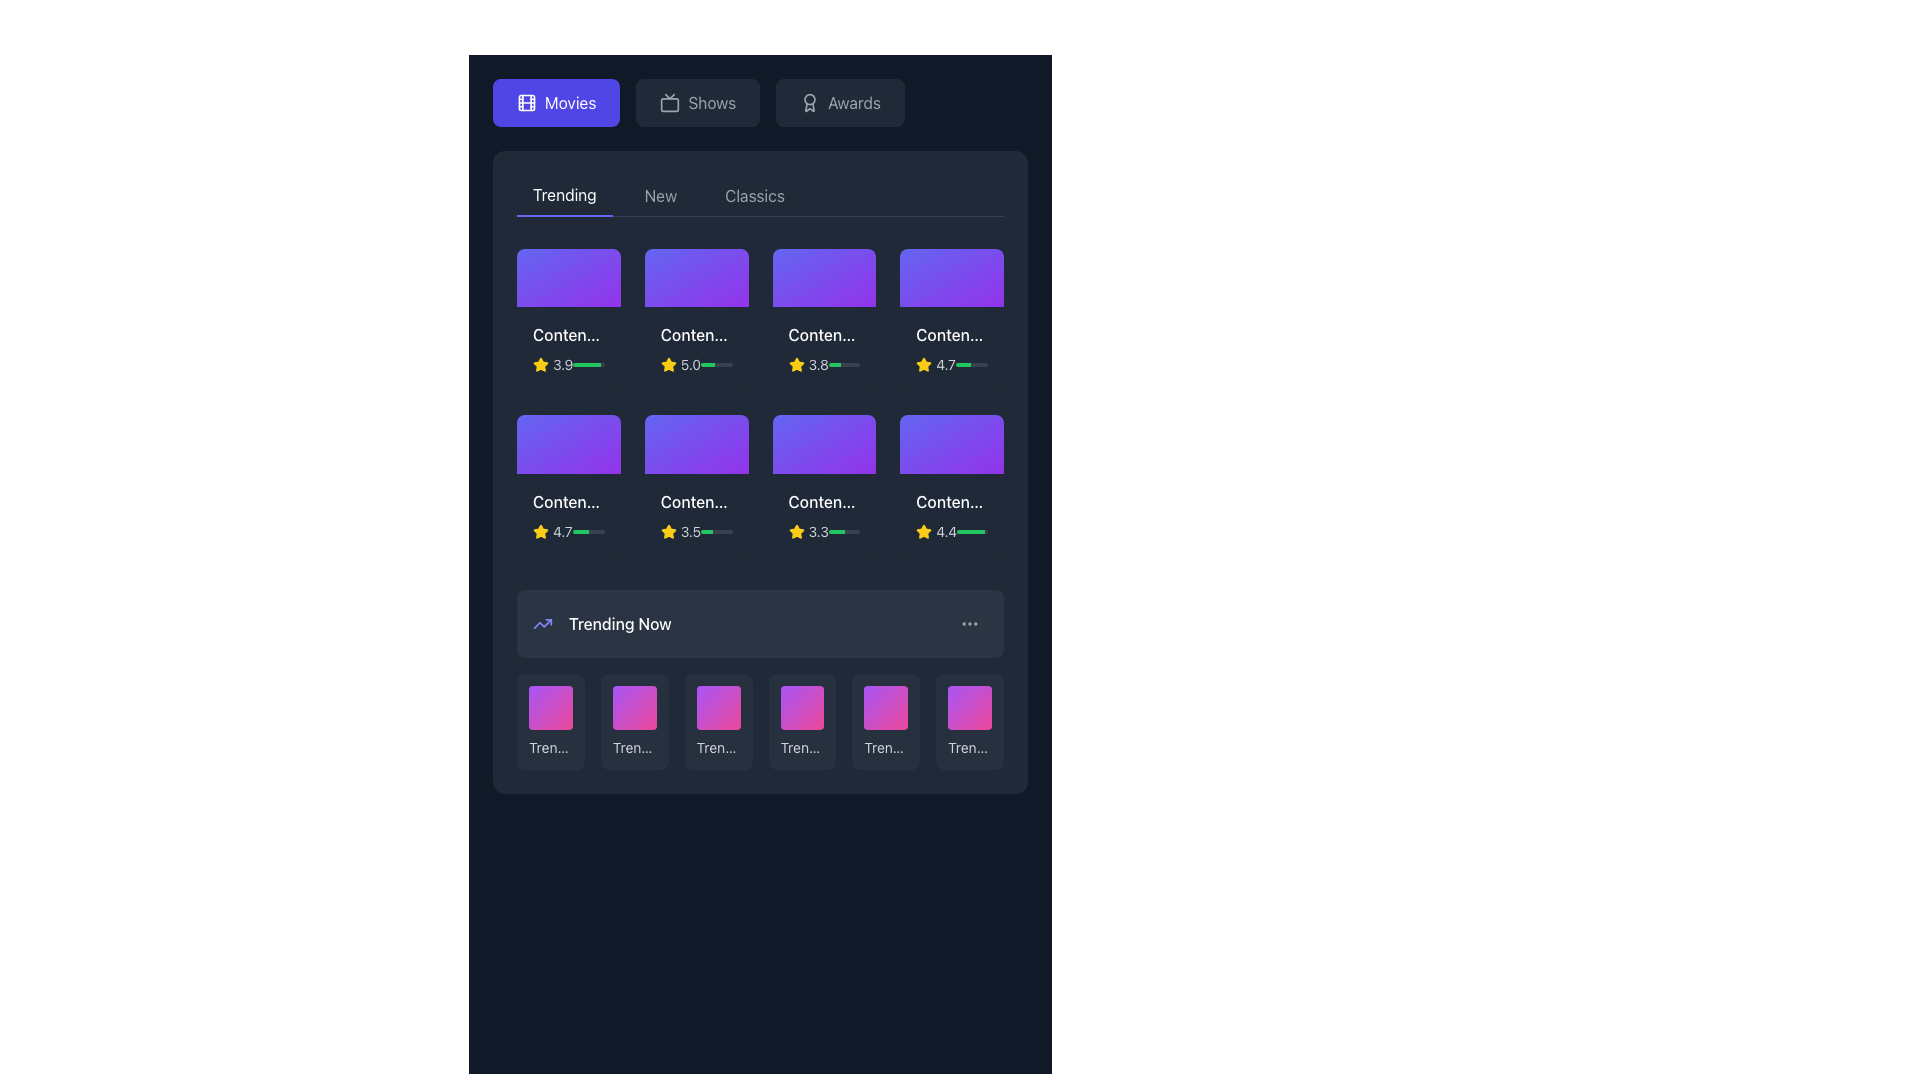  I want to click on the first navigation tab labeled 'Trending', which is located in the top-left portion of the main content area, so click(563, 195).